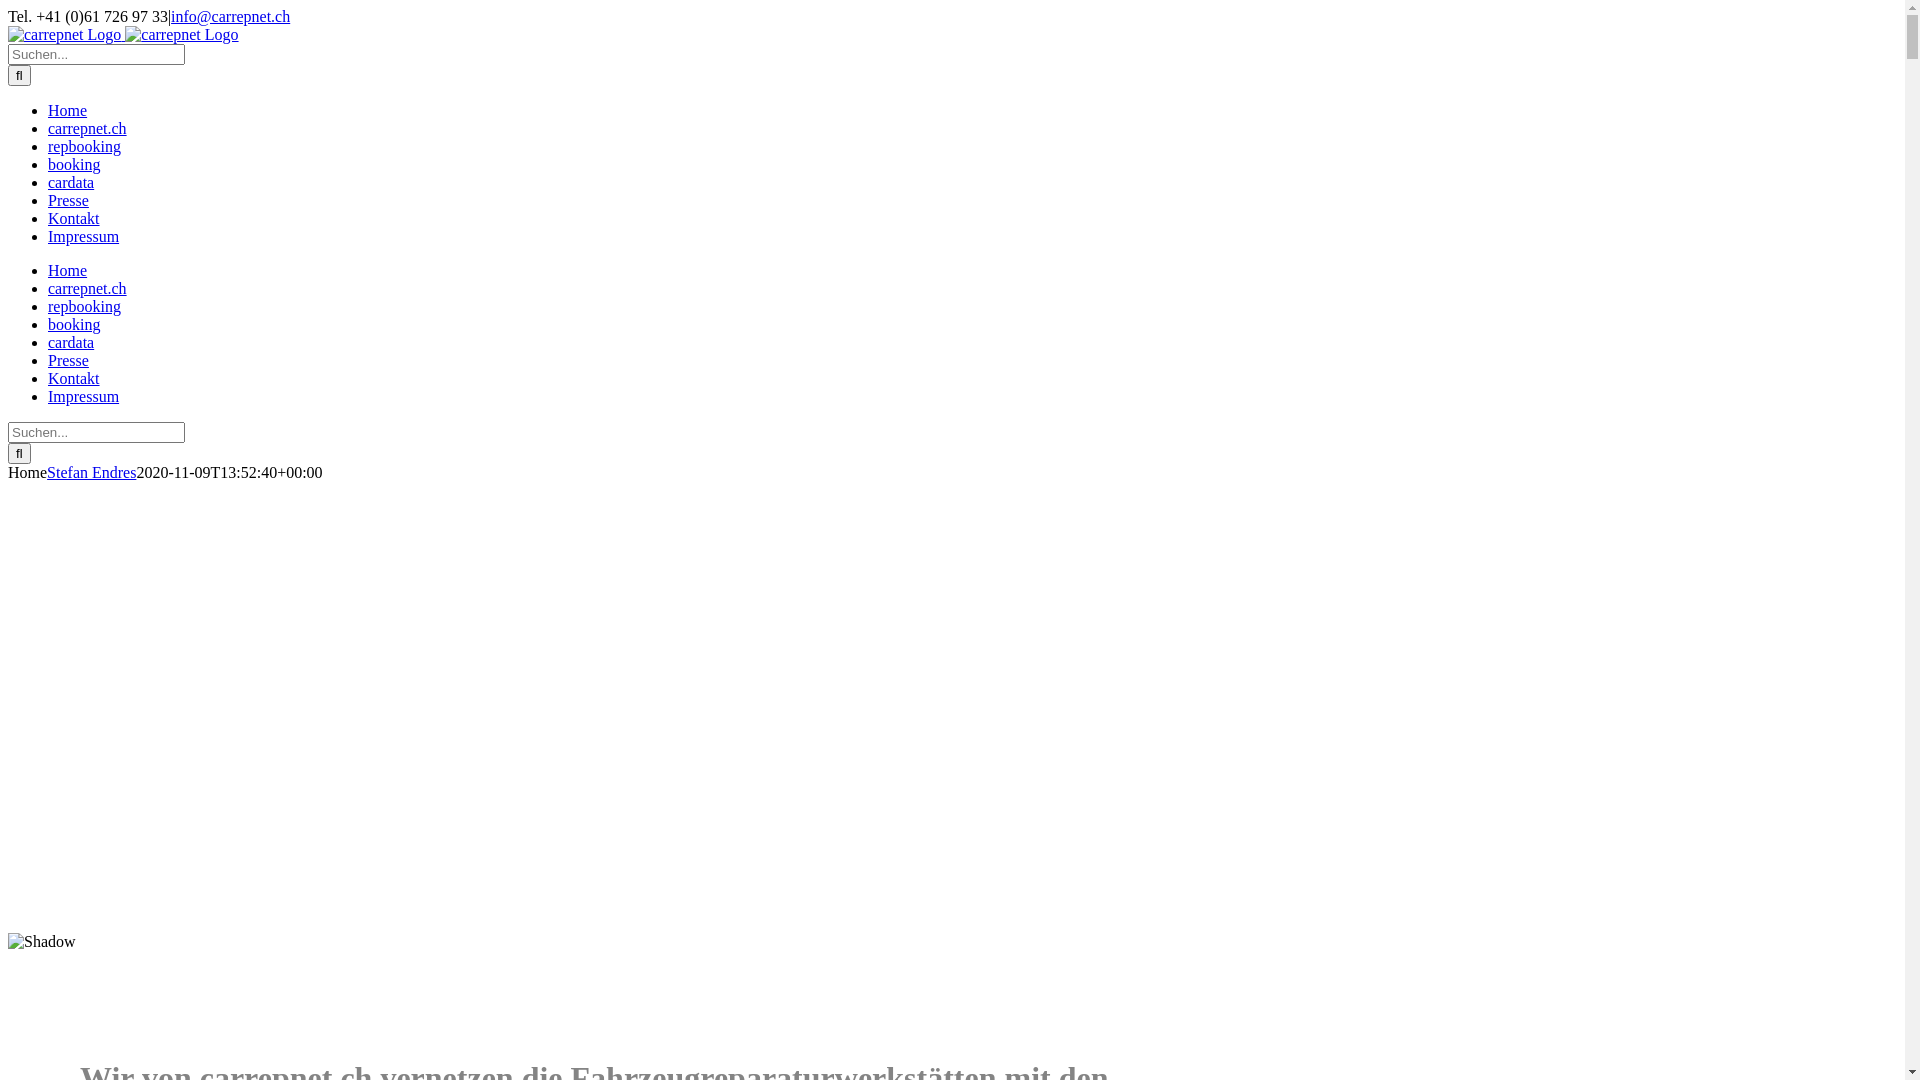 The image size is (1920, 1080). I want to click on 'carrepnet.ch', so click(86, 128).